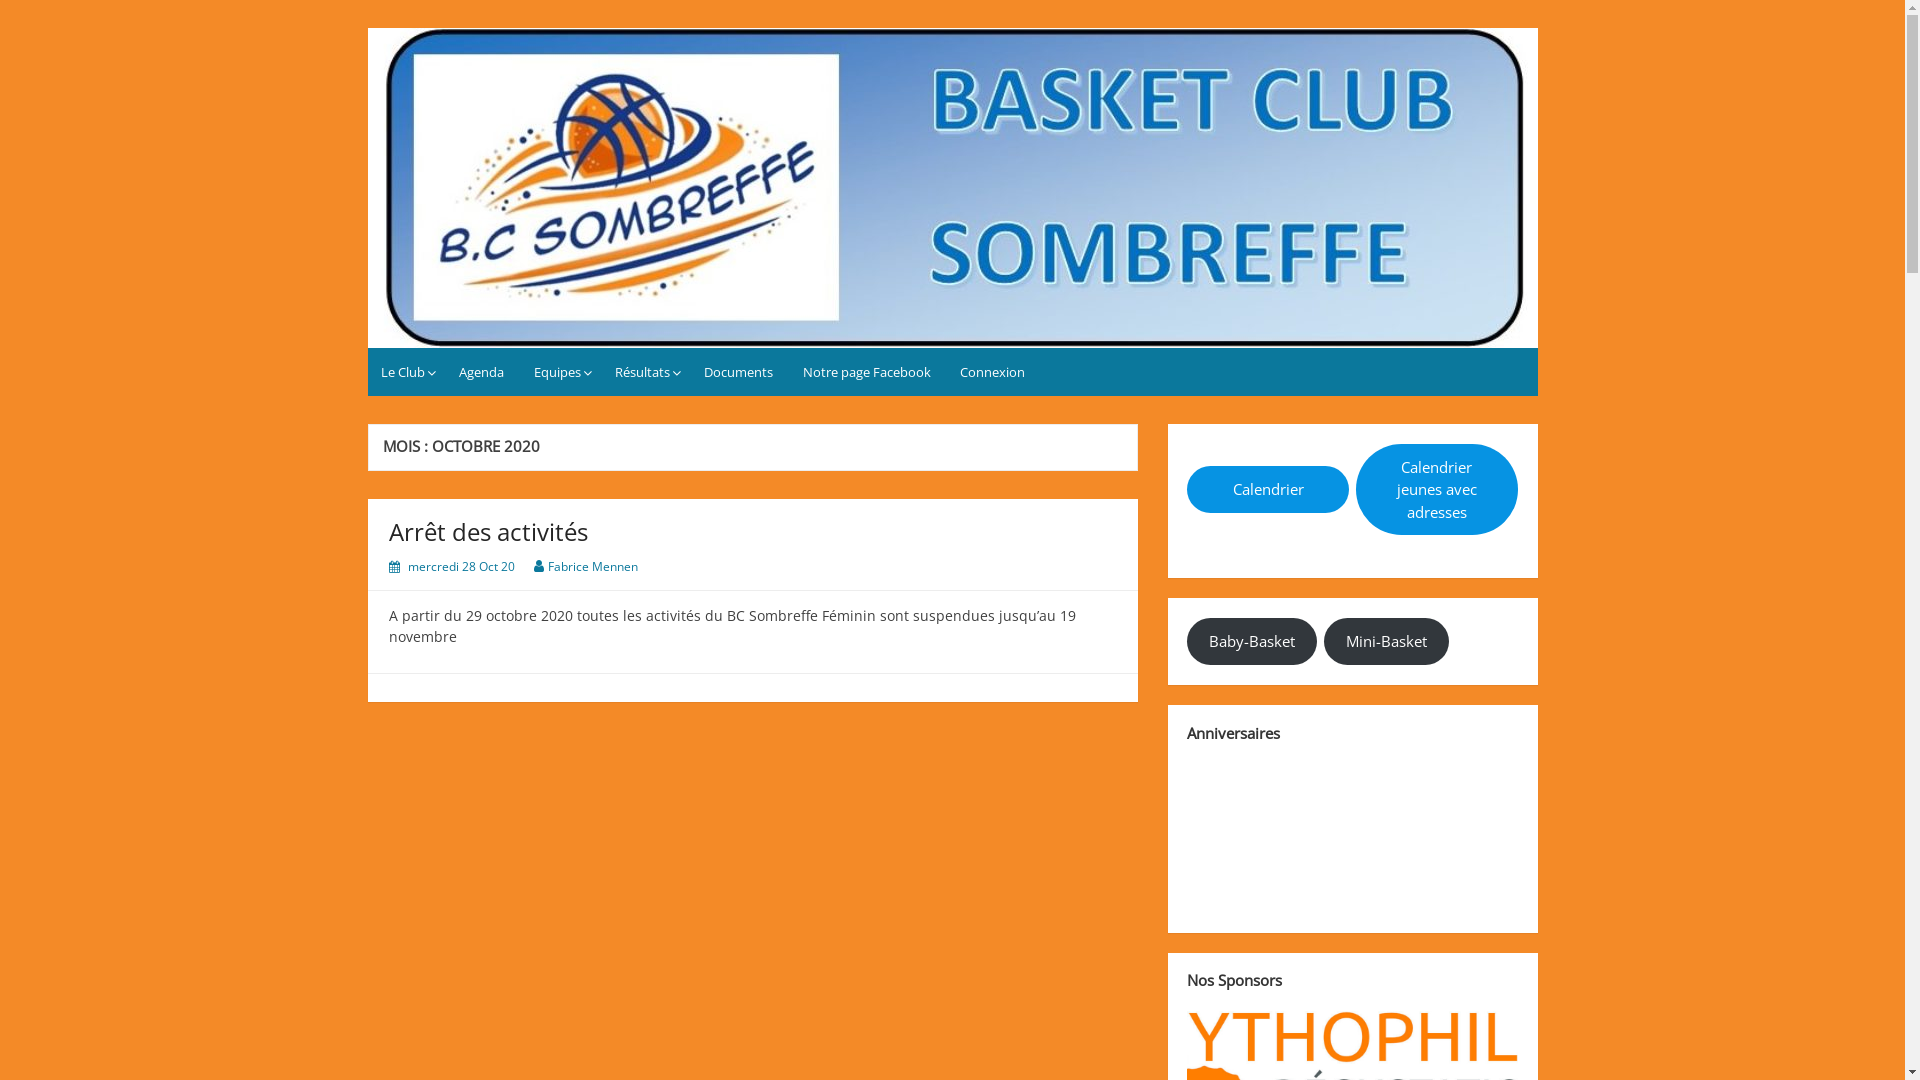  Describe the element at coordinates (993, 371) in the screenshot. I see `'Connexion'` at that location.